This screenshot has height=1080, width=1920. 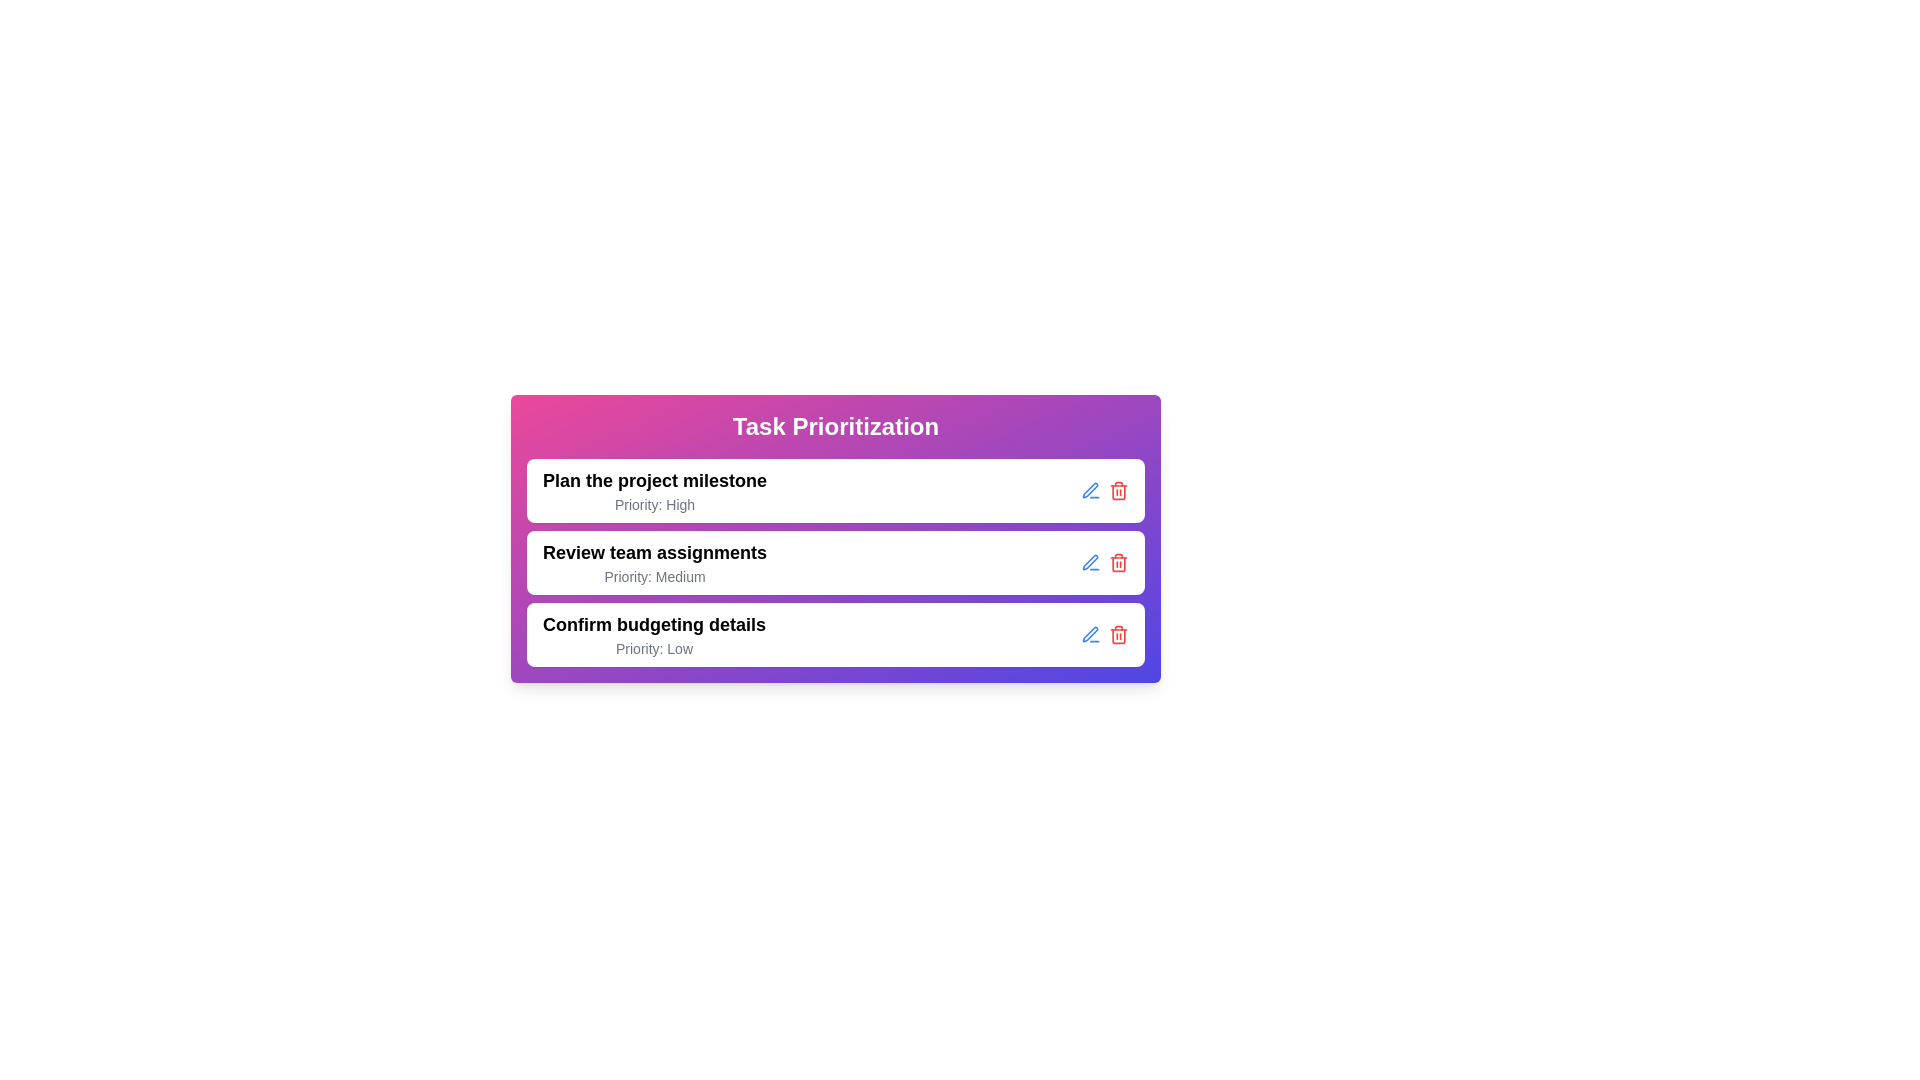 What do you see at coordinates (654, 635) in the screenshot?
I see `the Text Label that says 'Confirm budgeting details' with a priority of 'Low', which is styled in a rectangular, white button-like structure located under the header 'Task Prioritization'` at bounding box center [654, 635].